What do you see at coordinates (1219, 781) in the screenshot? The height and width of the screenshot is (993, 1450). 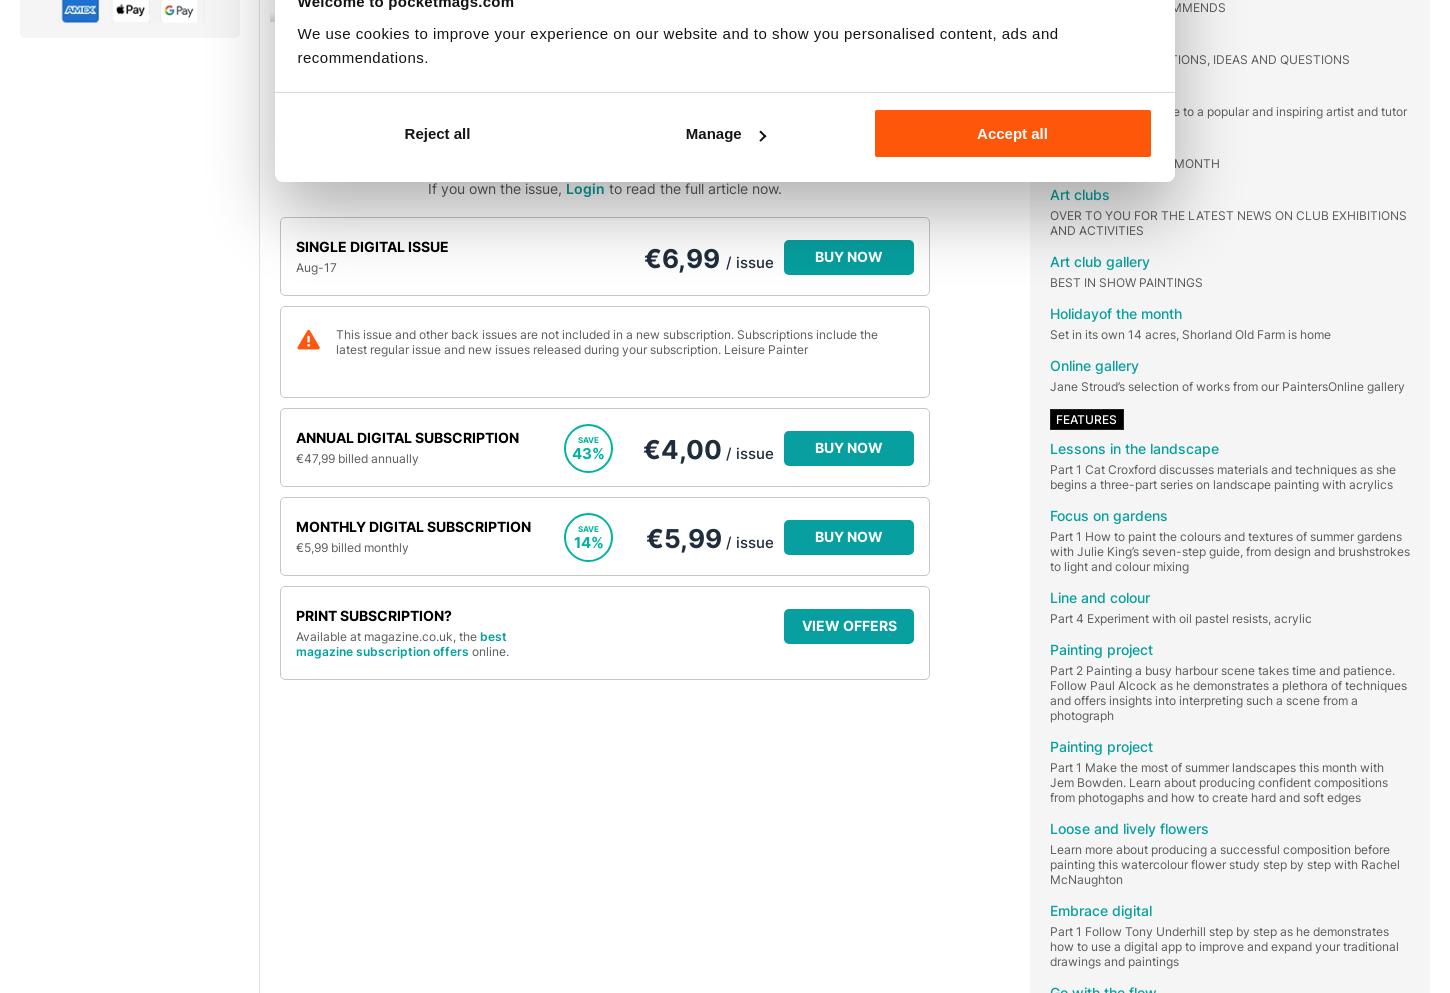 I see `'Part 1 Make the most of summer landscapes this month with Jem Bowden. Learn about producing confident compositions from photogaphs and how to create hard and soft edges'` at bounding box center [1219, 781].